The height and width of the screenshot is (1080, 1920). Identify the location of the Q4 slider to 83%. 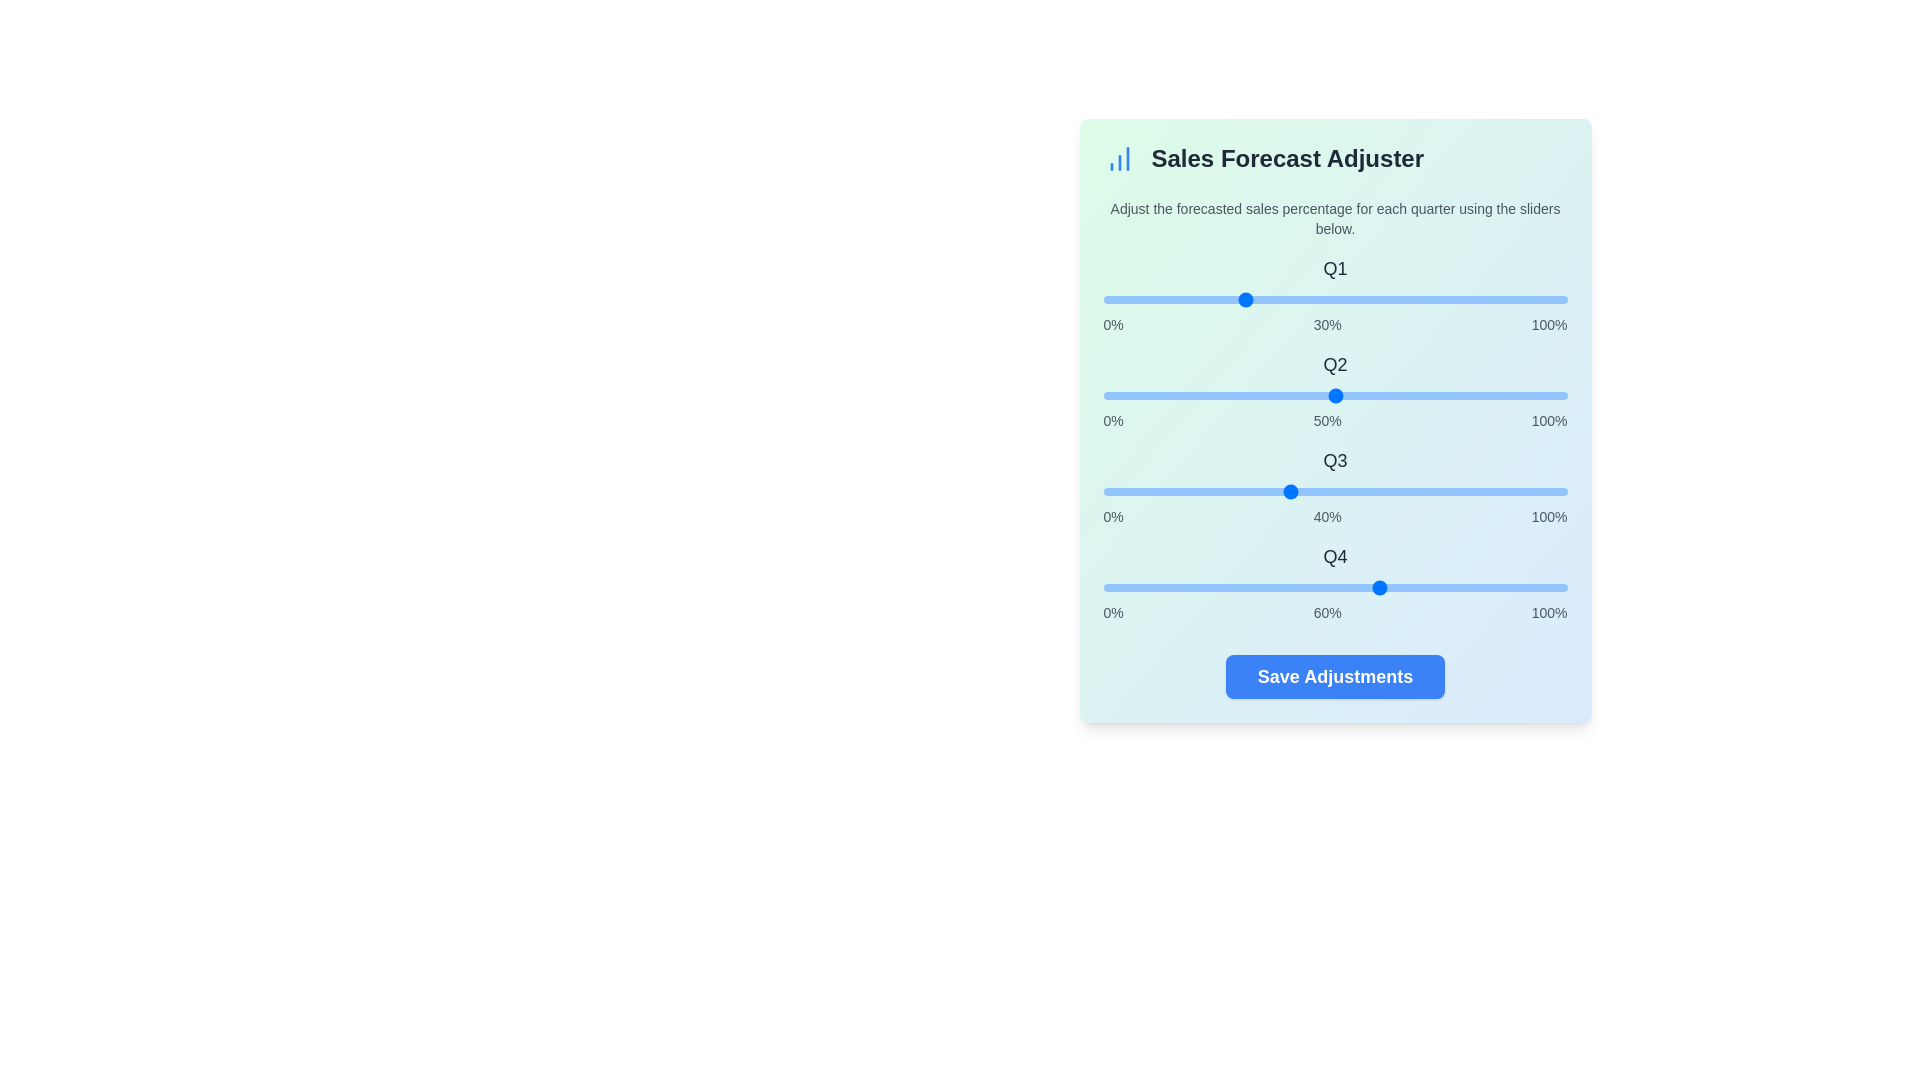
(1488, 586).